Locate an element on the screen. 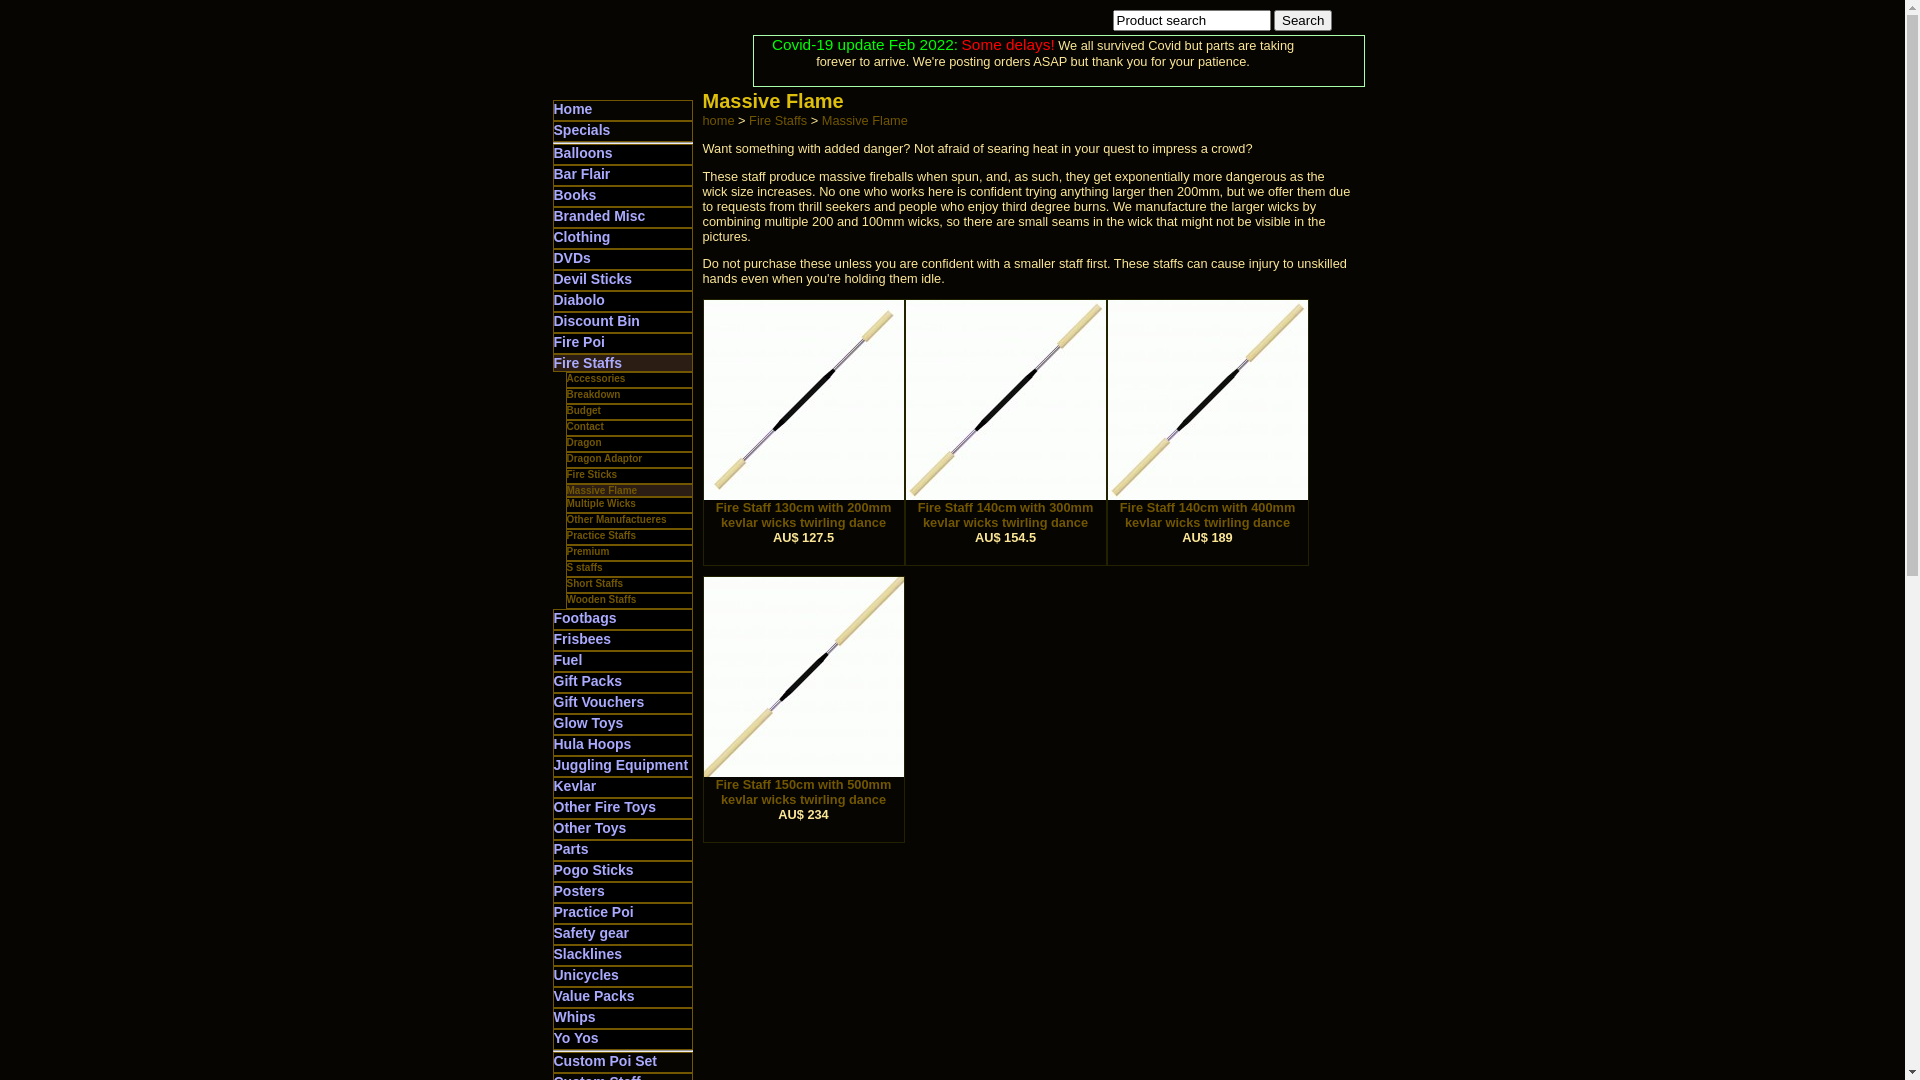 This screenshot has width=1920, height=1080. 'Value Packs' is located at coordinates (593, 995).